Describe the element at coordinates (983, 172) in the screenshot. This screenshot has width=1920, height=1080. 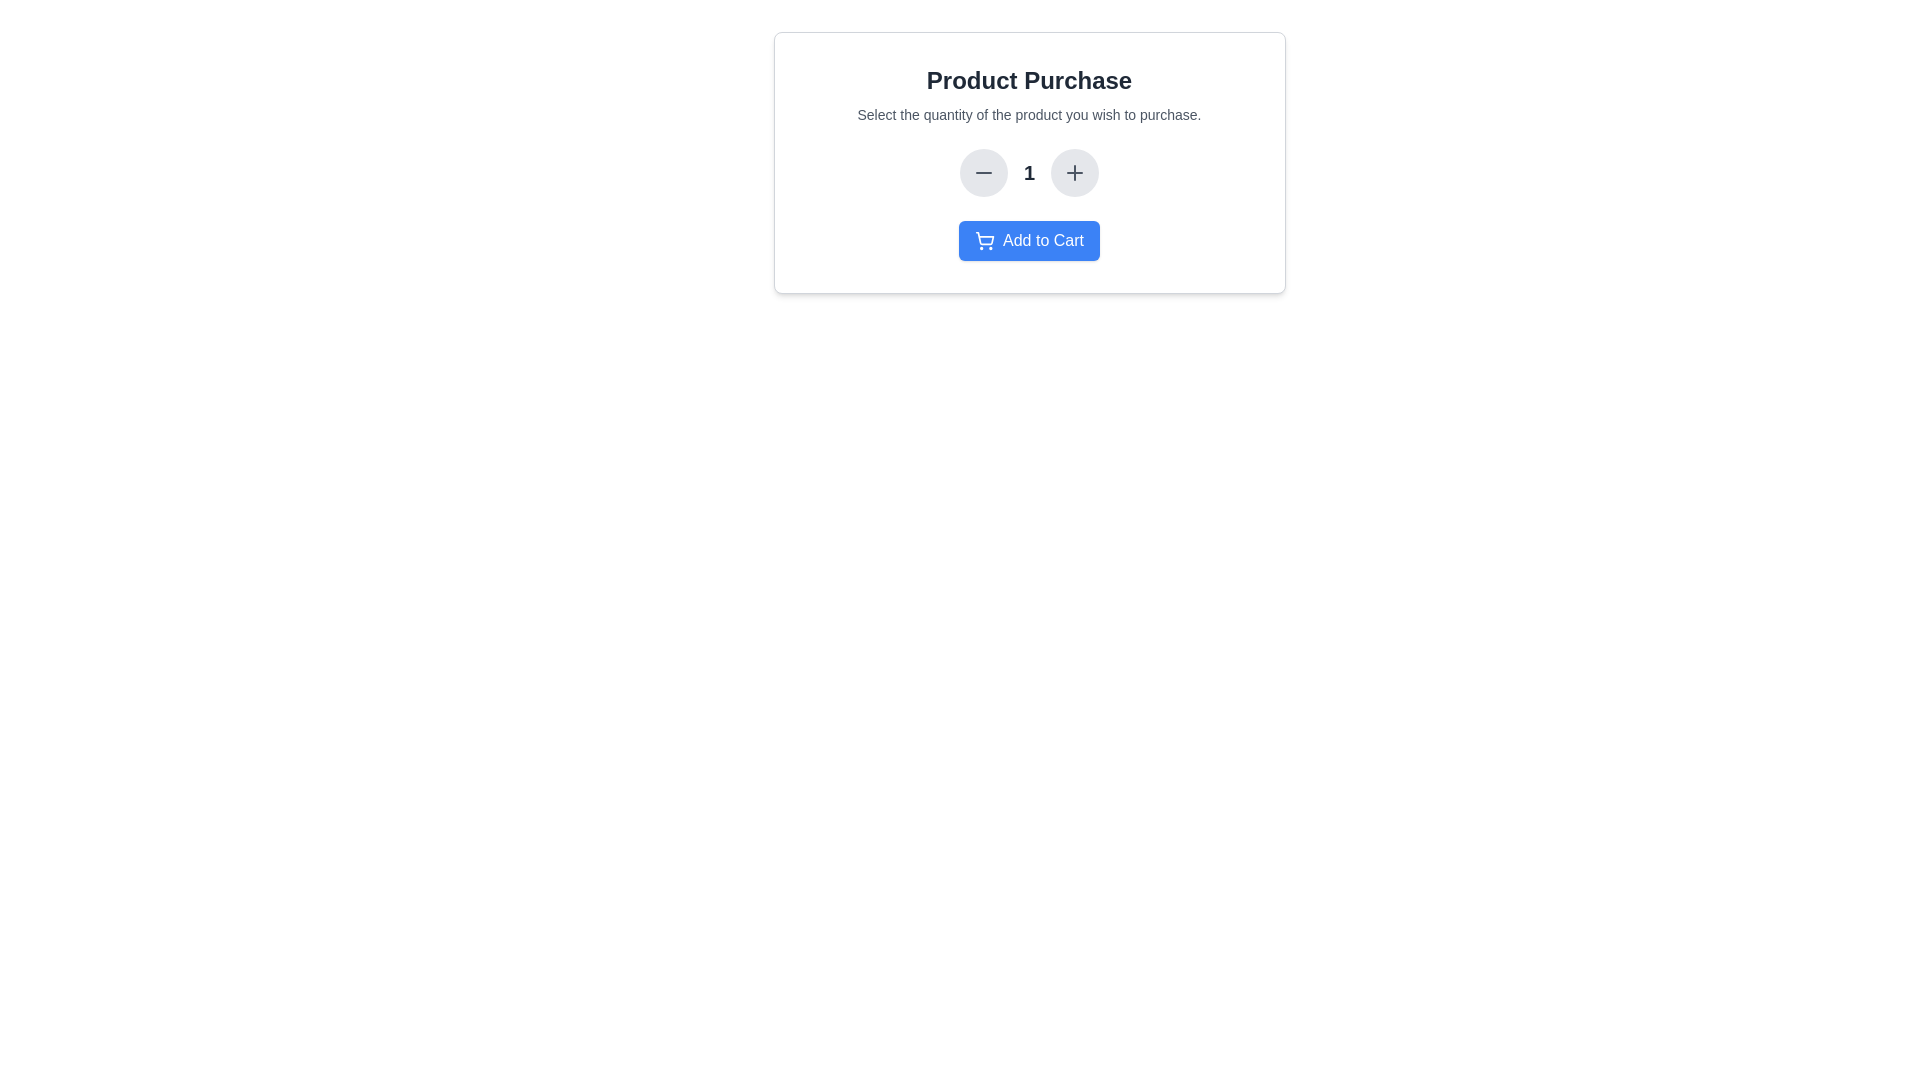
I see `the decrement button, which is the leftmost element in a horizontal arrangement that includes a counter display and a '+' button to observe a background color change` at that location.